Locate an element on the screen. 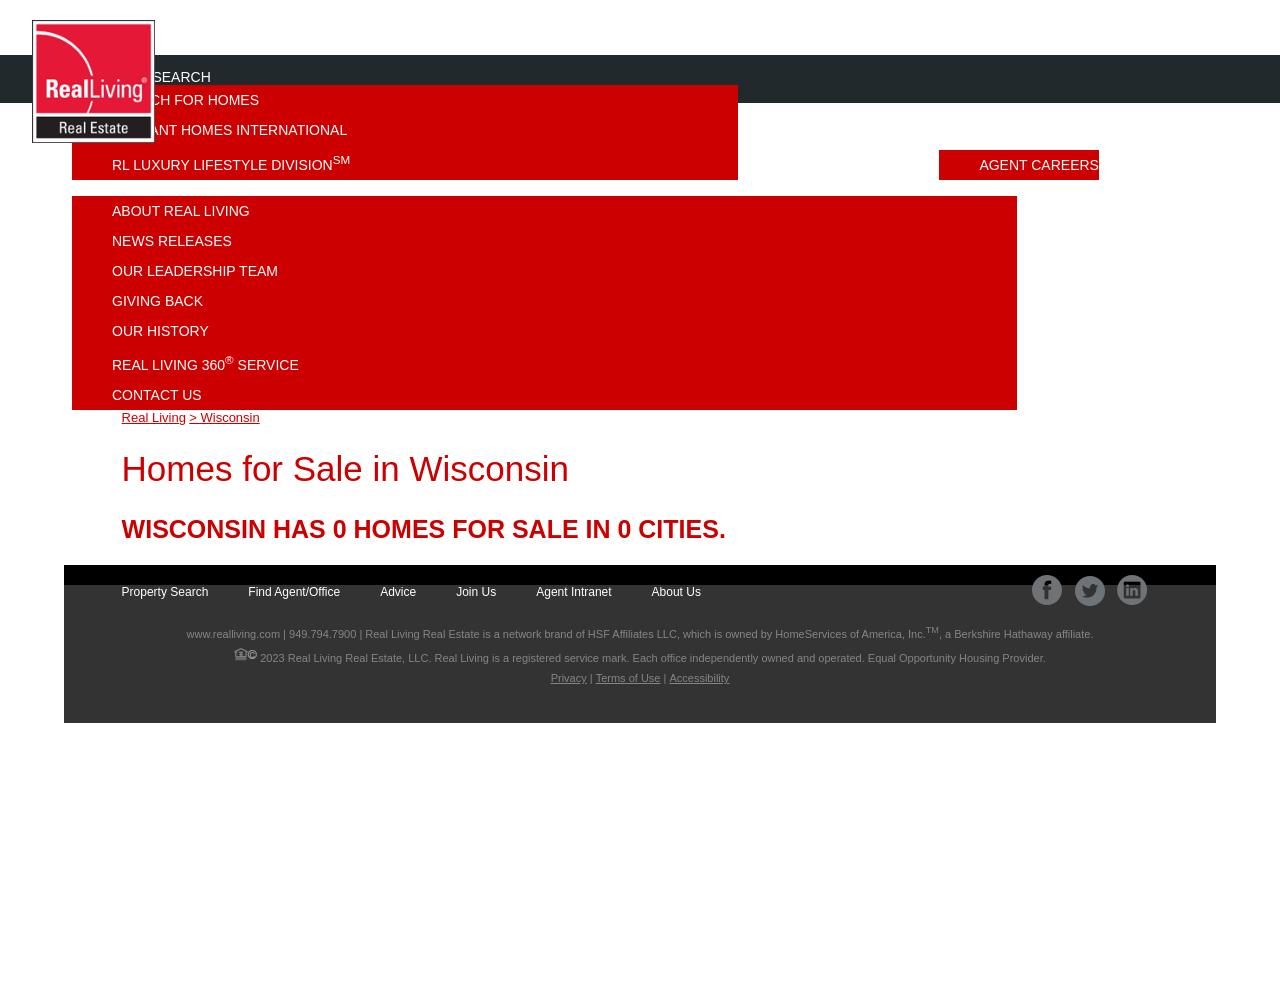 The height and width of the screenshot is (1000, 1280). 'News Releases' is located at coordinates (171, 239).